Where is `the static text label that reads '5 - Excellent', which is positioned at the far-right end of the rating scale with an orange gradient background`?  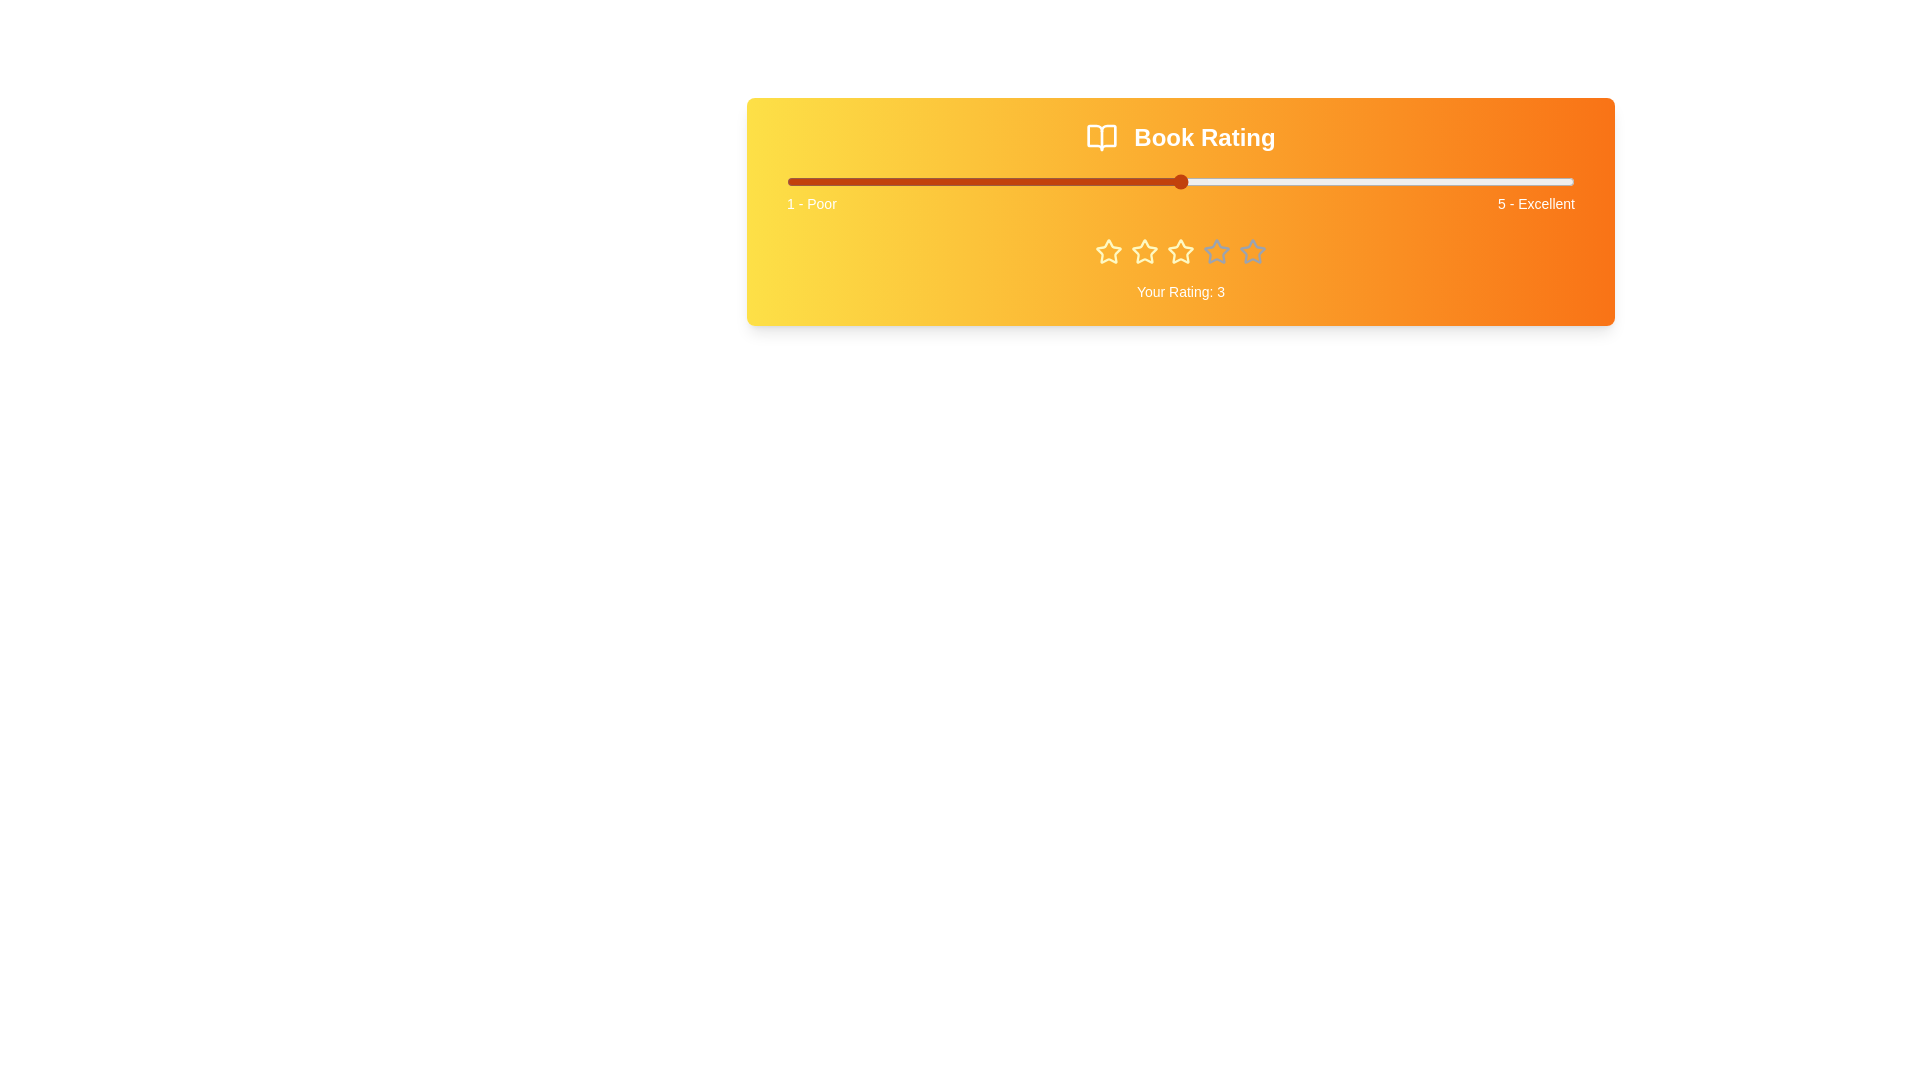 the static text label that reads '5 - Excellent', which is positioned at the far-right end of the rating scale with an orange gradient background is located at coordinates (1535, 204).